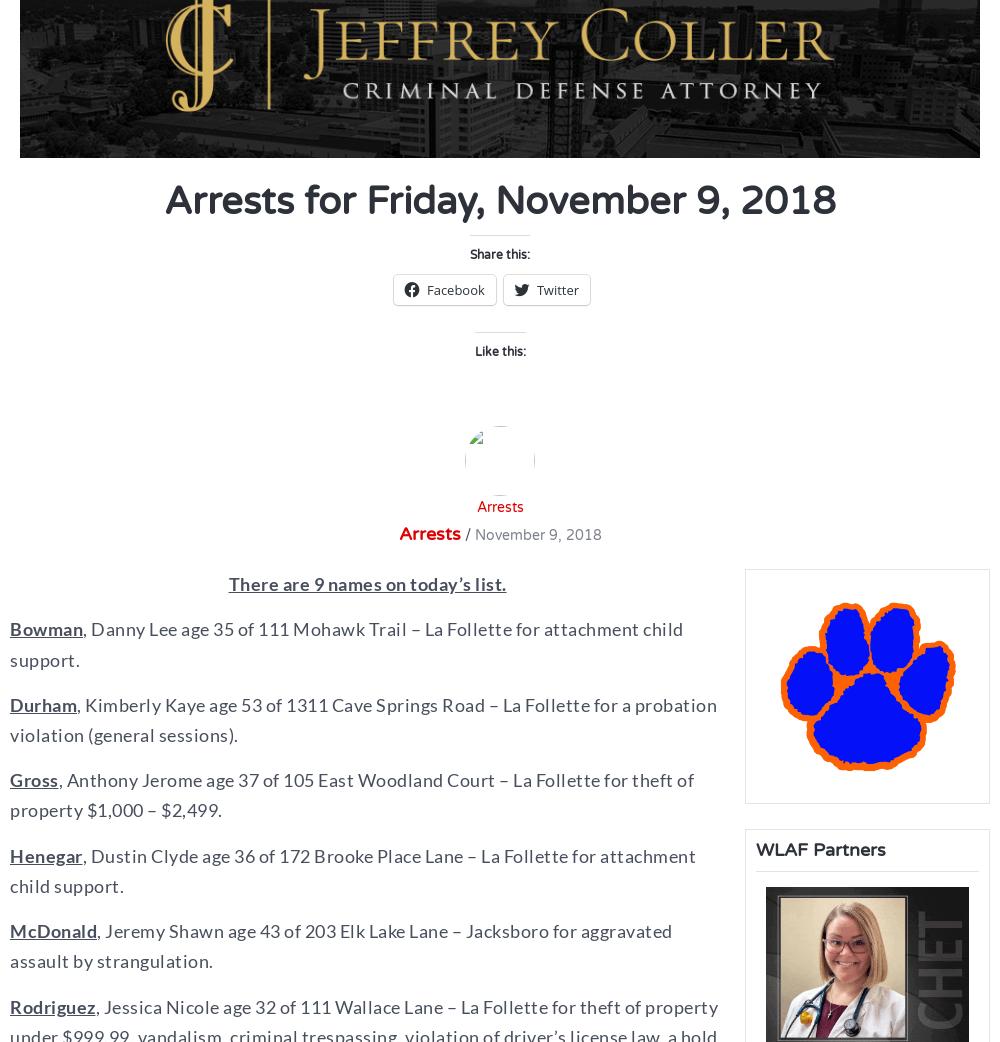 The width and height of the screenshot is (1000, 1042). Describe the element at coordinates (820, 849) in the screenshot. I see `'WLAF Partners'` at that location.